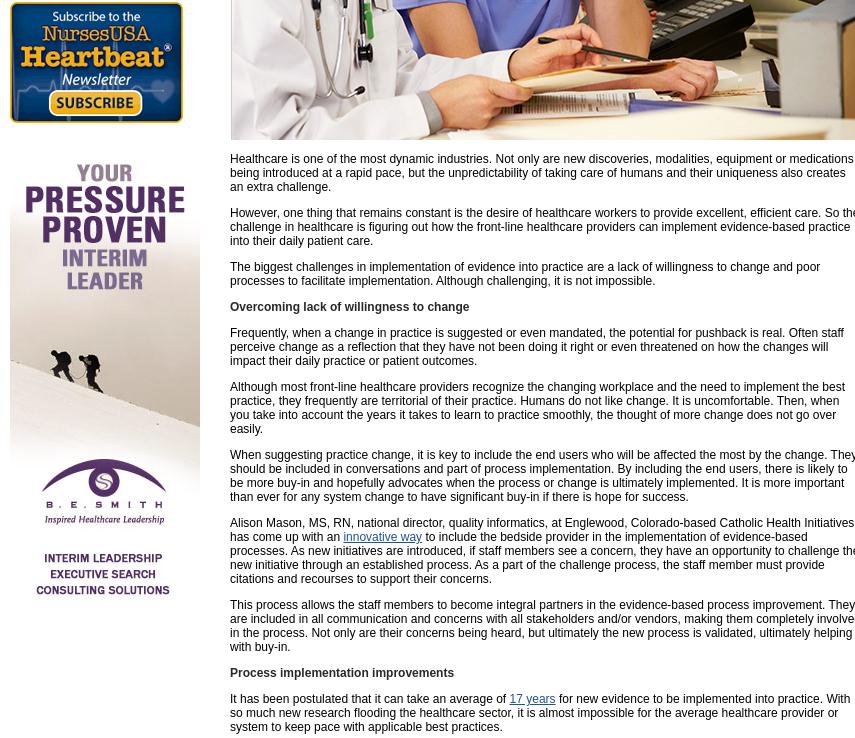 This screenshot has height=738, width=855. Describe the element at coordinates (229, 347) in the screenshot. I see `'Frequently, when a change in practice is suggested or even mandated, the potential for pushback is real. Often staff perceive change as a reflection that they have not been doing it right or even threatened on how the changes will impact their daily practice or patient outcomes.'` at that location.